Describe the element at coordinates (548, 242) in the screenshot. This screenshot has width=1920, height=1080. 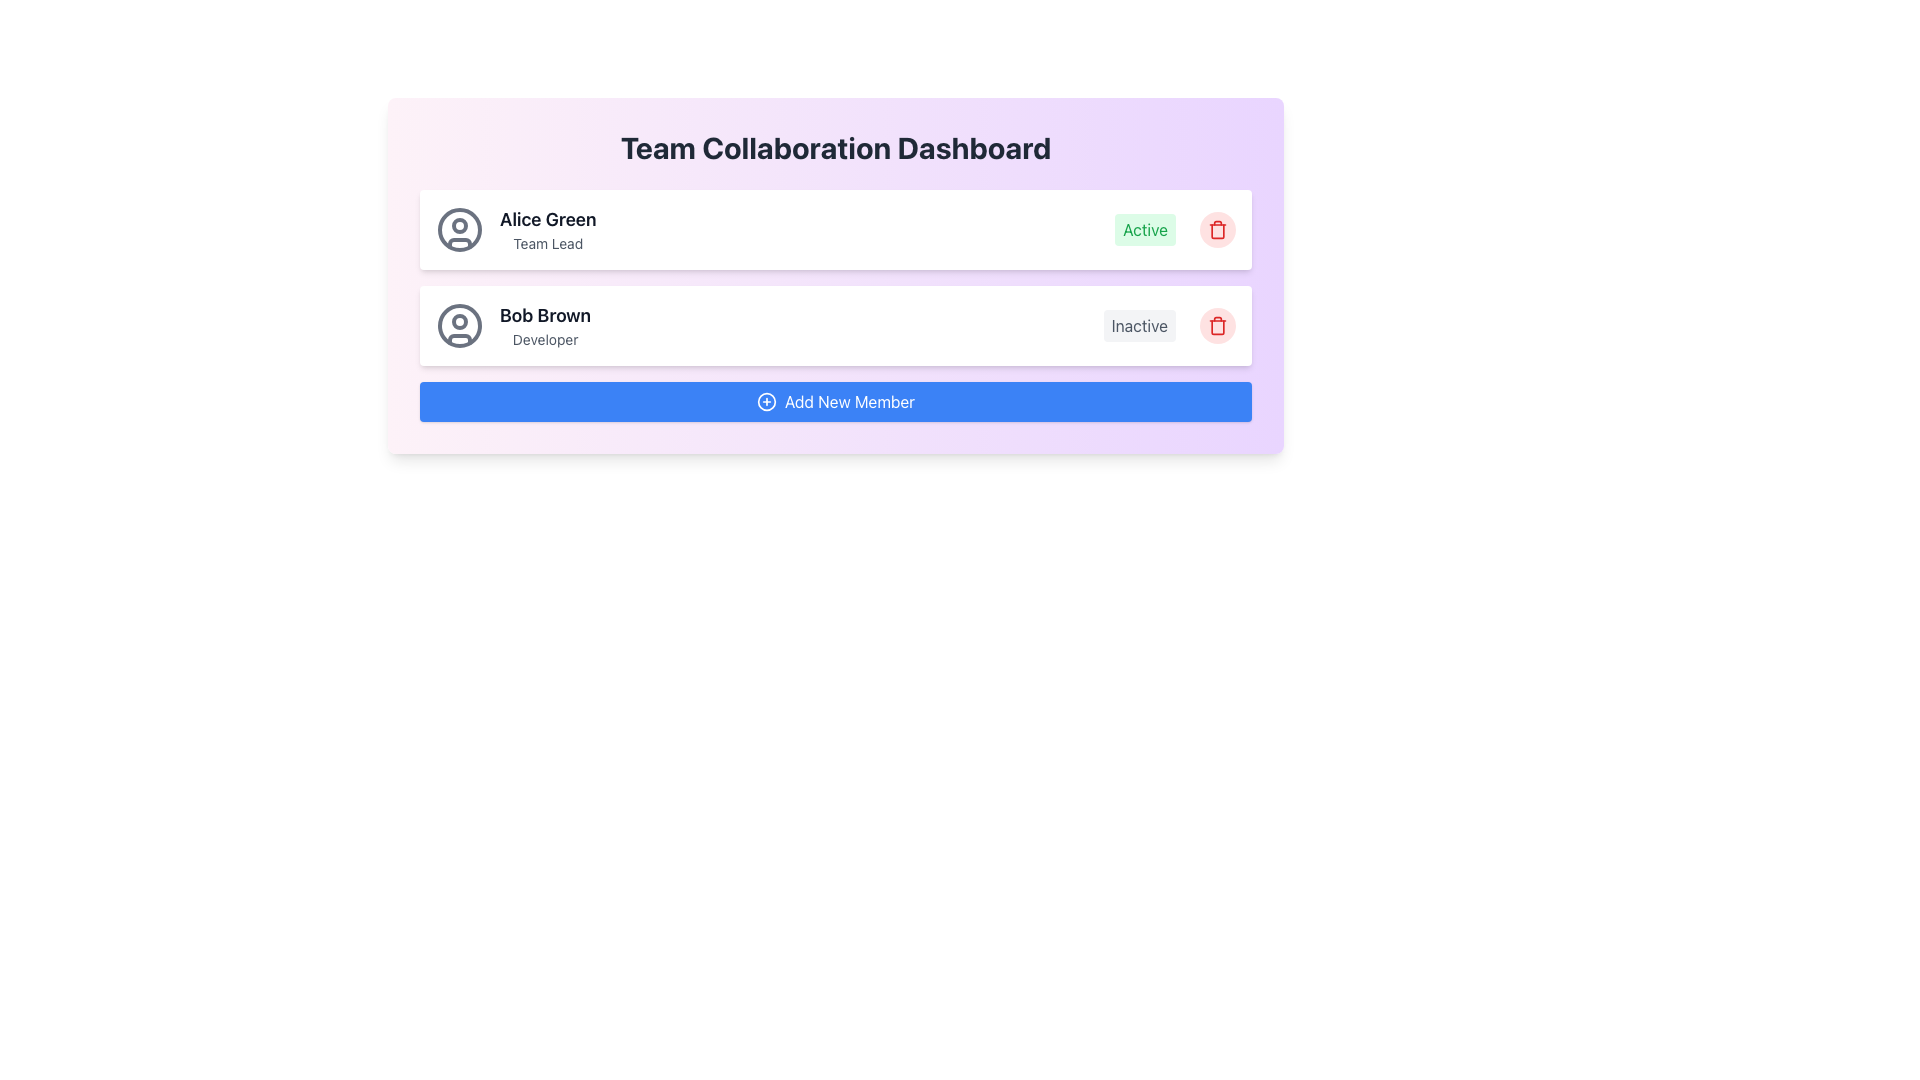
I see `text label indicating the role 'Team Lead' for the person named 'Alice Green', located in the top user card directly below the name` at that location.